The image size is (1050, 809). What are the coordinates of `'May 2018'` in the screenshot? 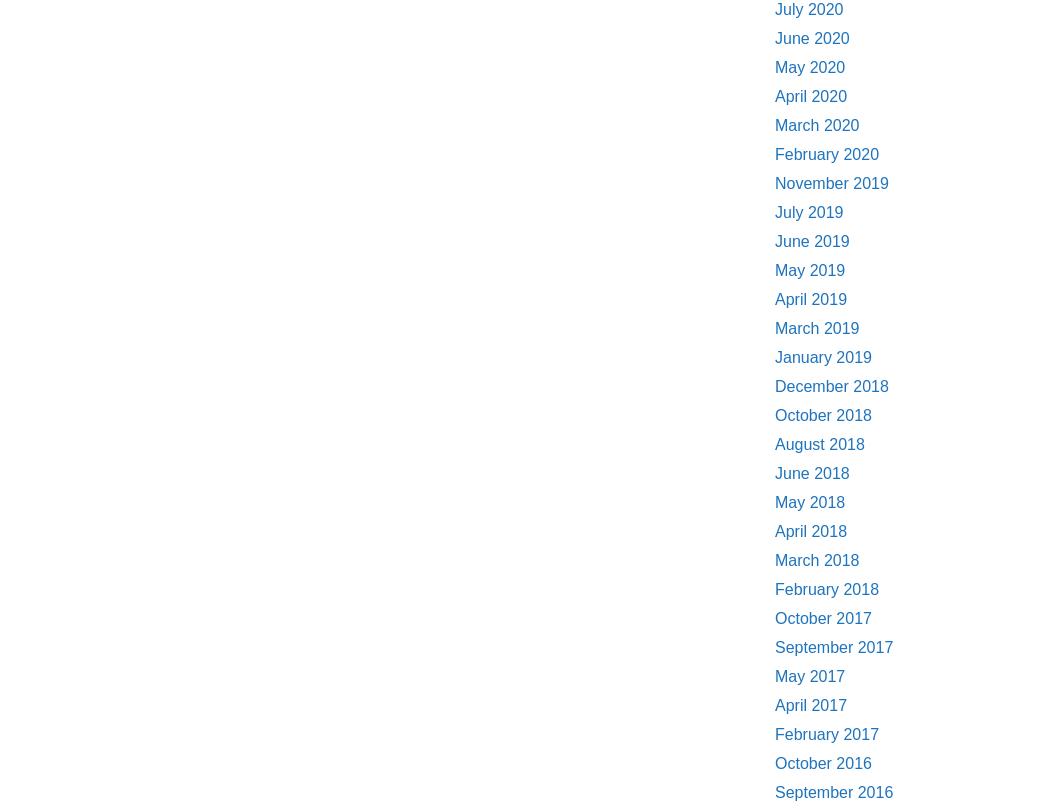 It's located at (808, 501).